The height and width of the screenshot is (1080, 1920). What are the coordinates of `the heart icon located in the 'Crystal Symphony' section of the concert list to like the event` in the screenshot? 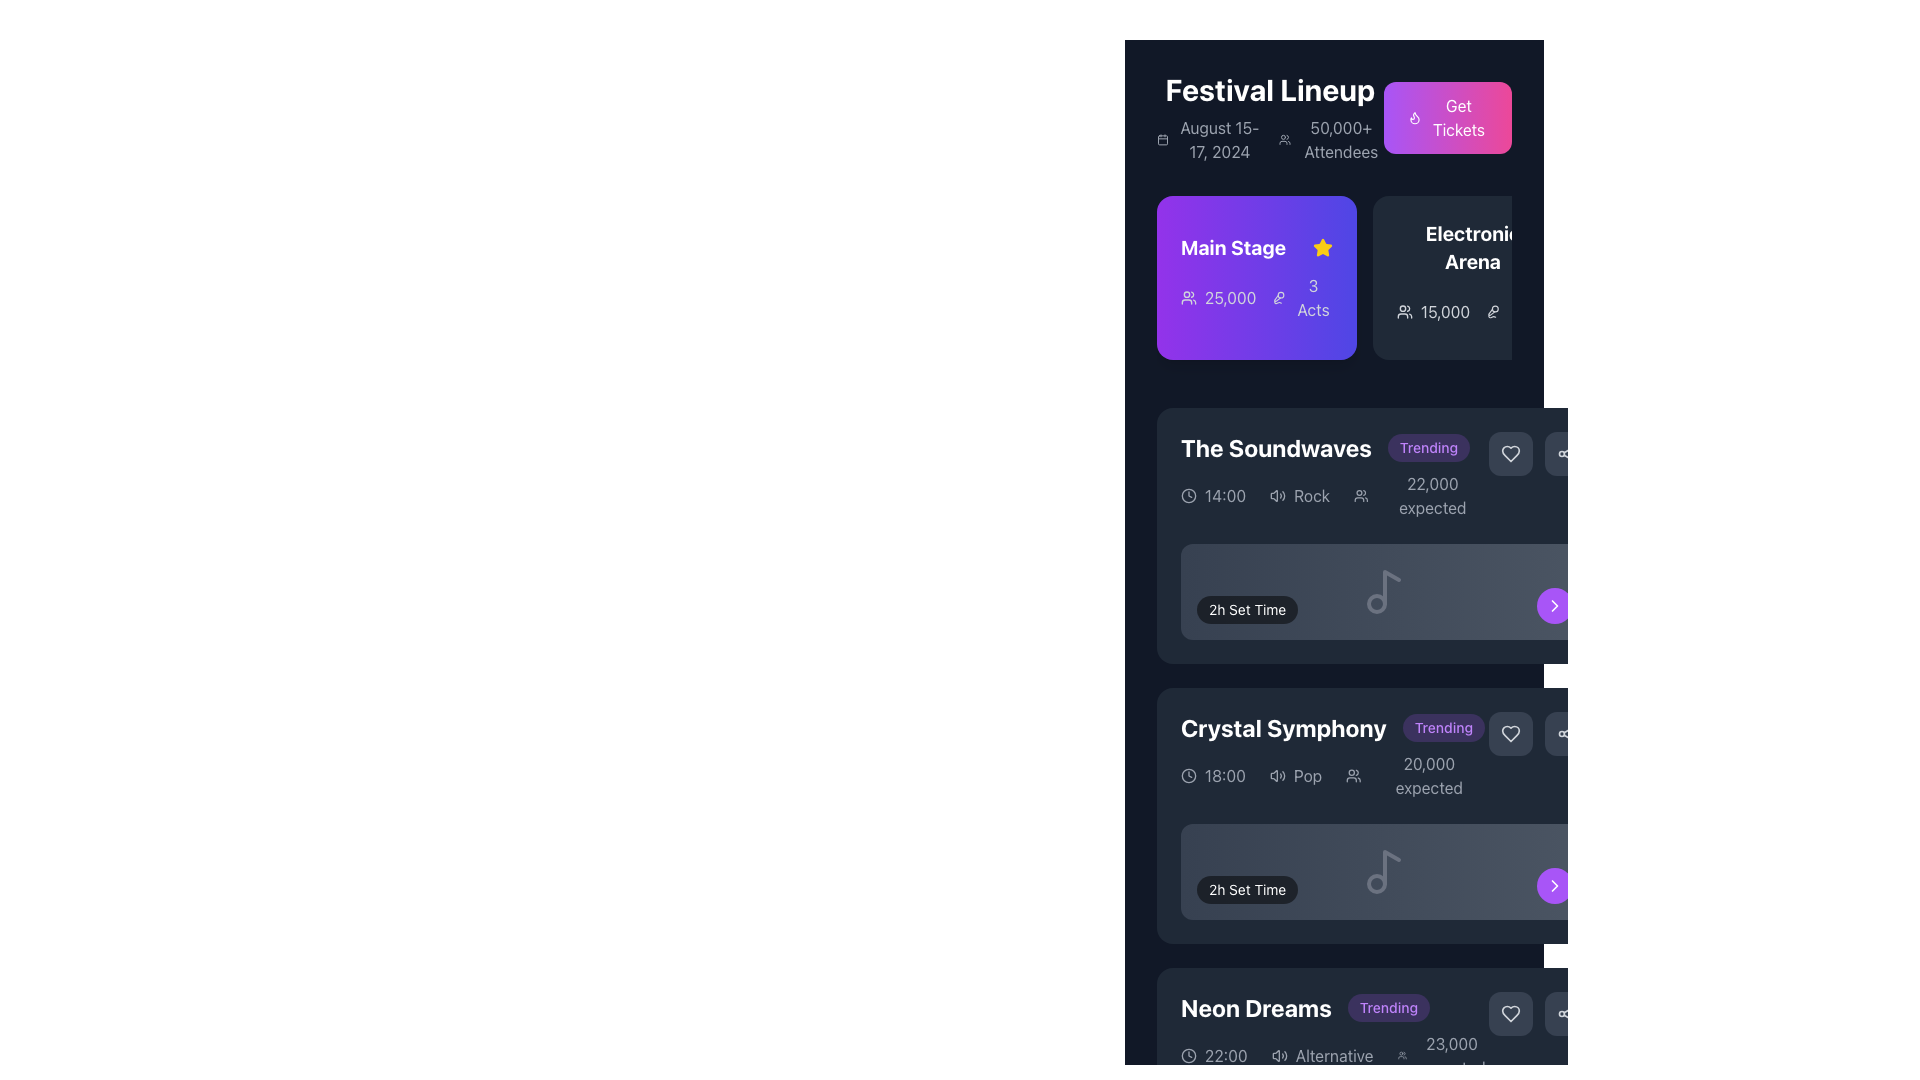 It's located at (1537, 733).